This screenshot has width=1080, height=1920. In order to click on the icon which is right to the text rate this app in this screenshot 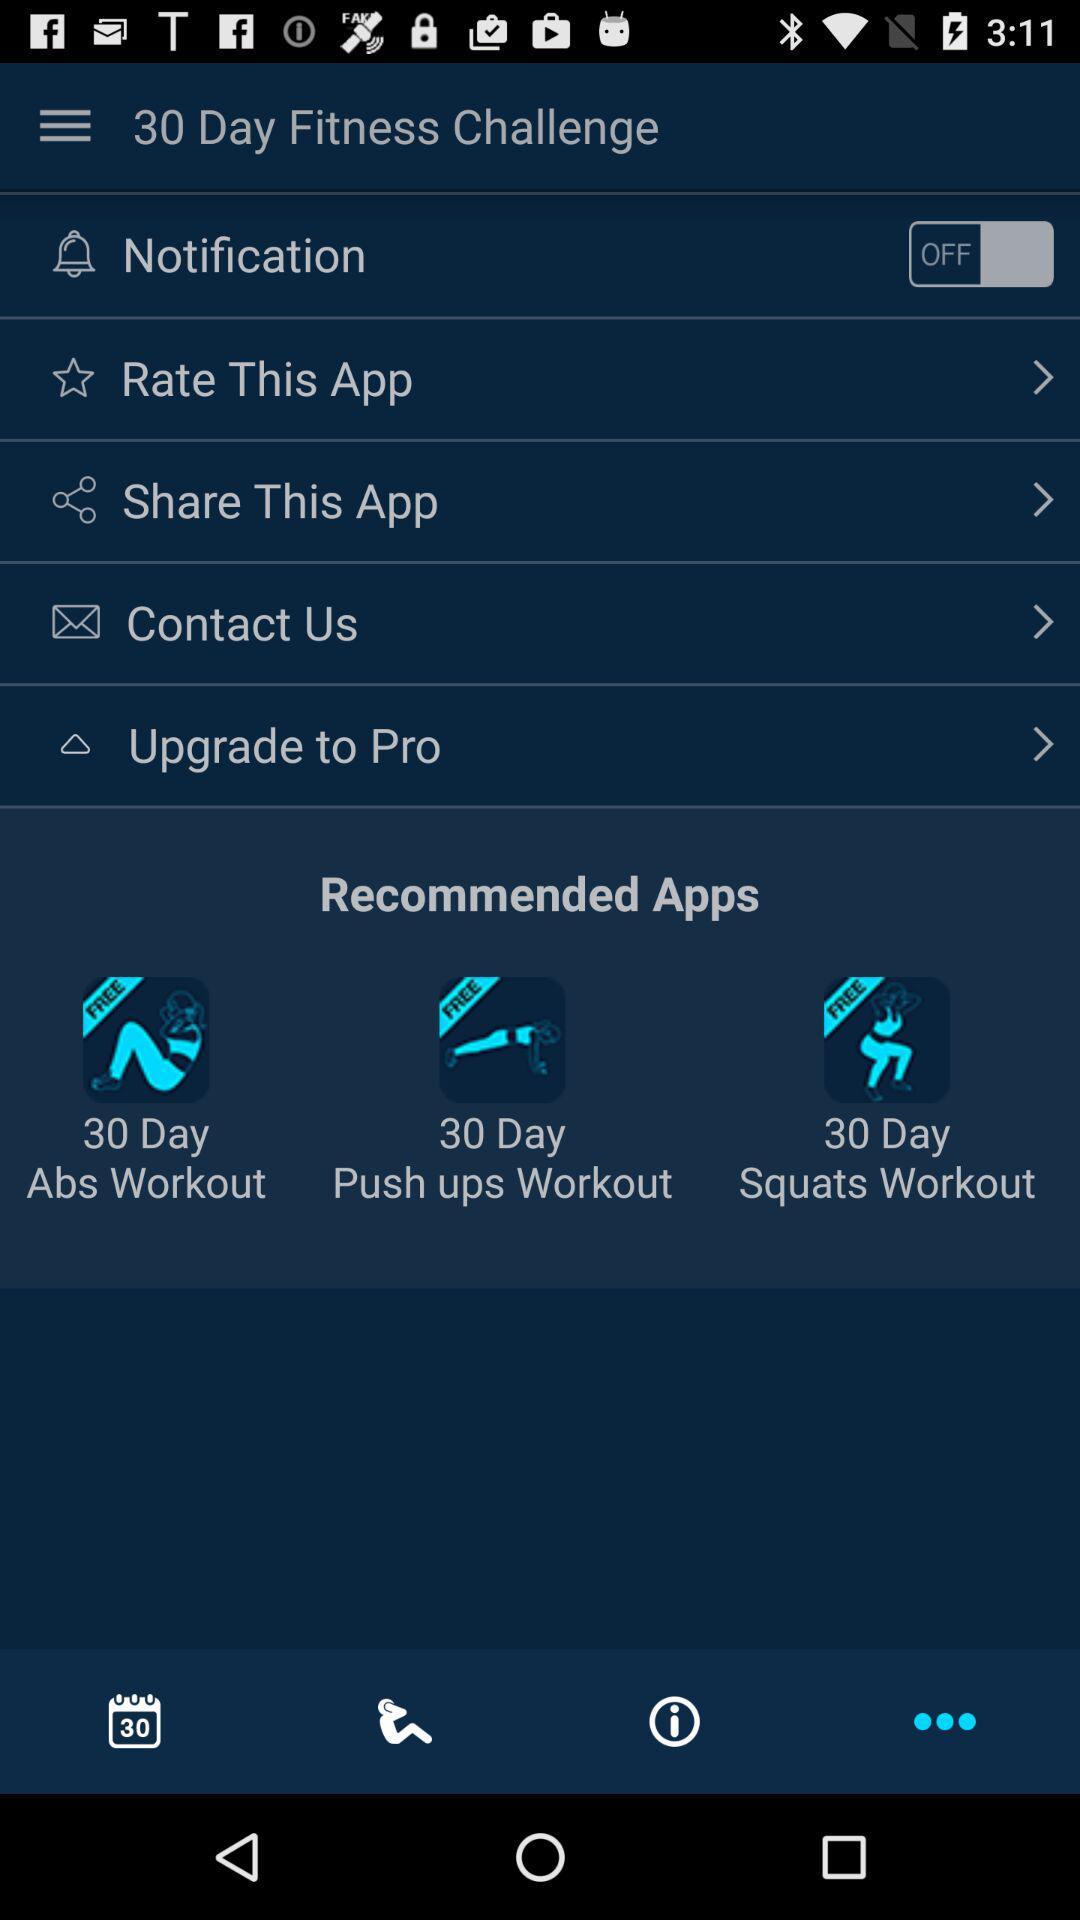, I will do `click(1043, 377)`.